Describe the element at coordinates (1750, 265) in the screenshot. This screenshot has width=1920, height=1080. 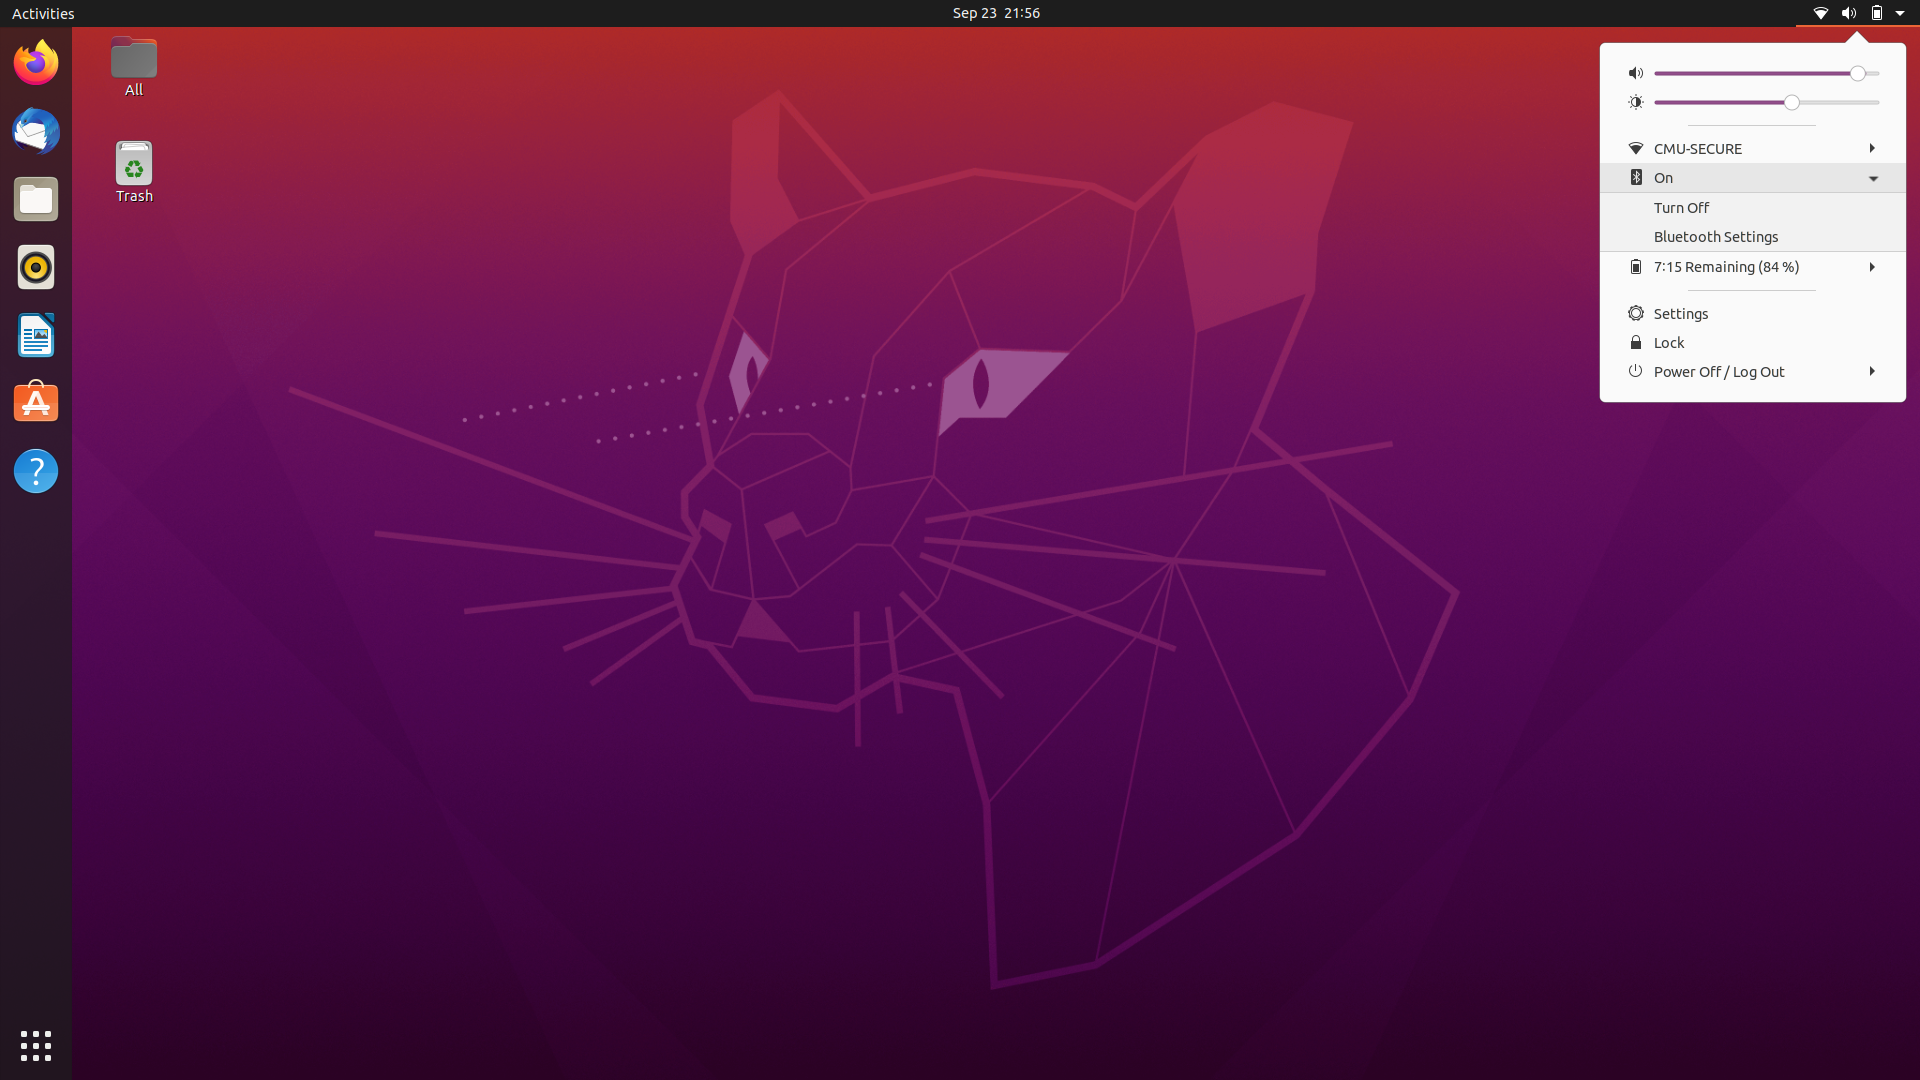
I see `Battery Options` at that location.